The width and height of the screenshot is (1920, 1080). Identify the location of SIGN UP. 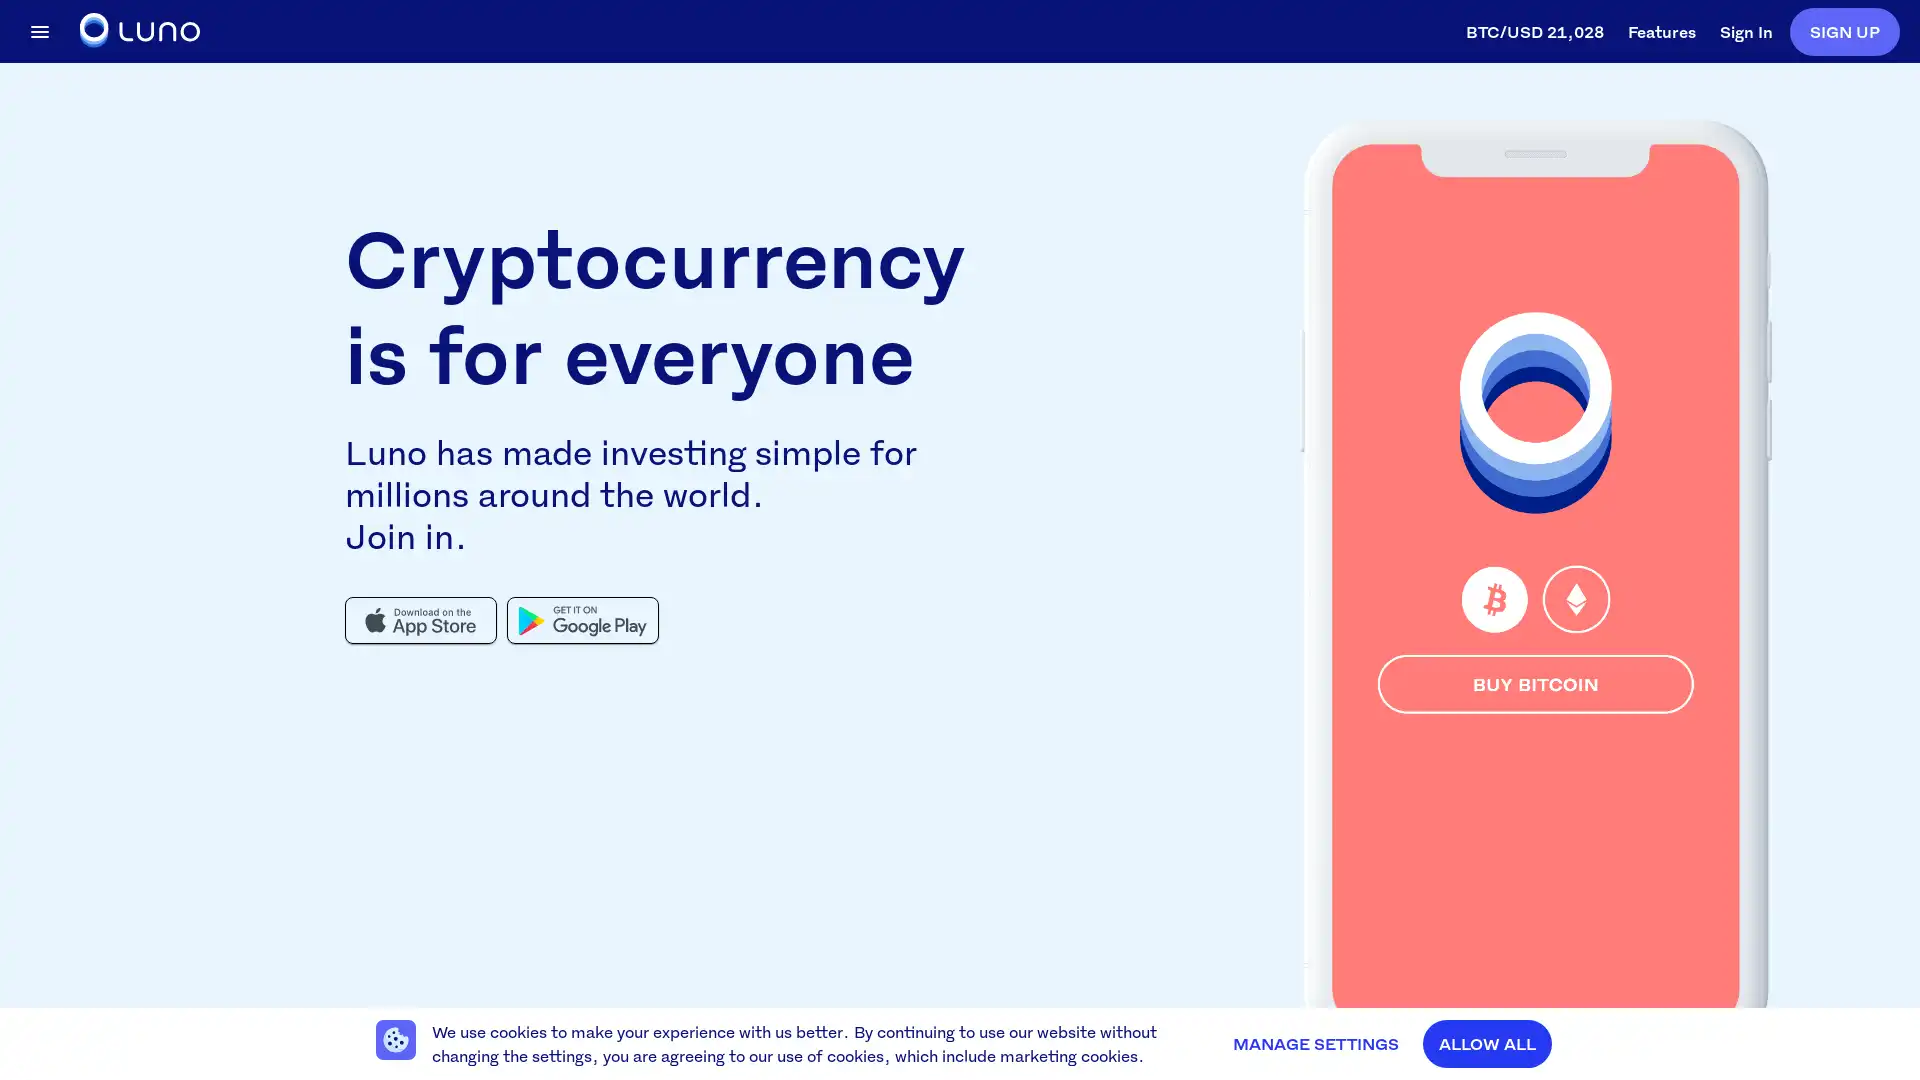
(1843, 30).